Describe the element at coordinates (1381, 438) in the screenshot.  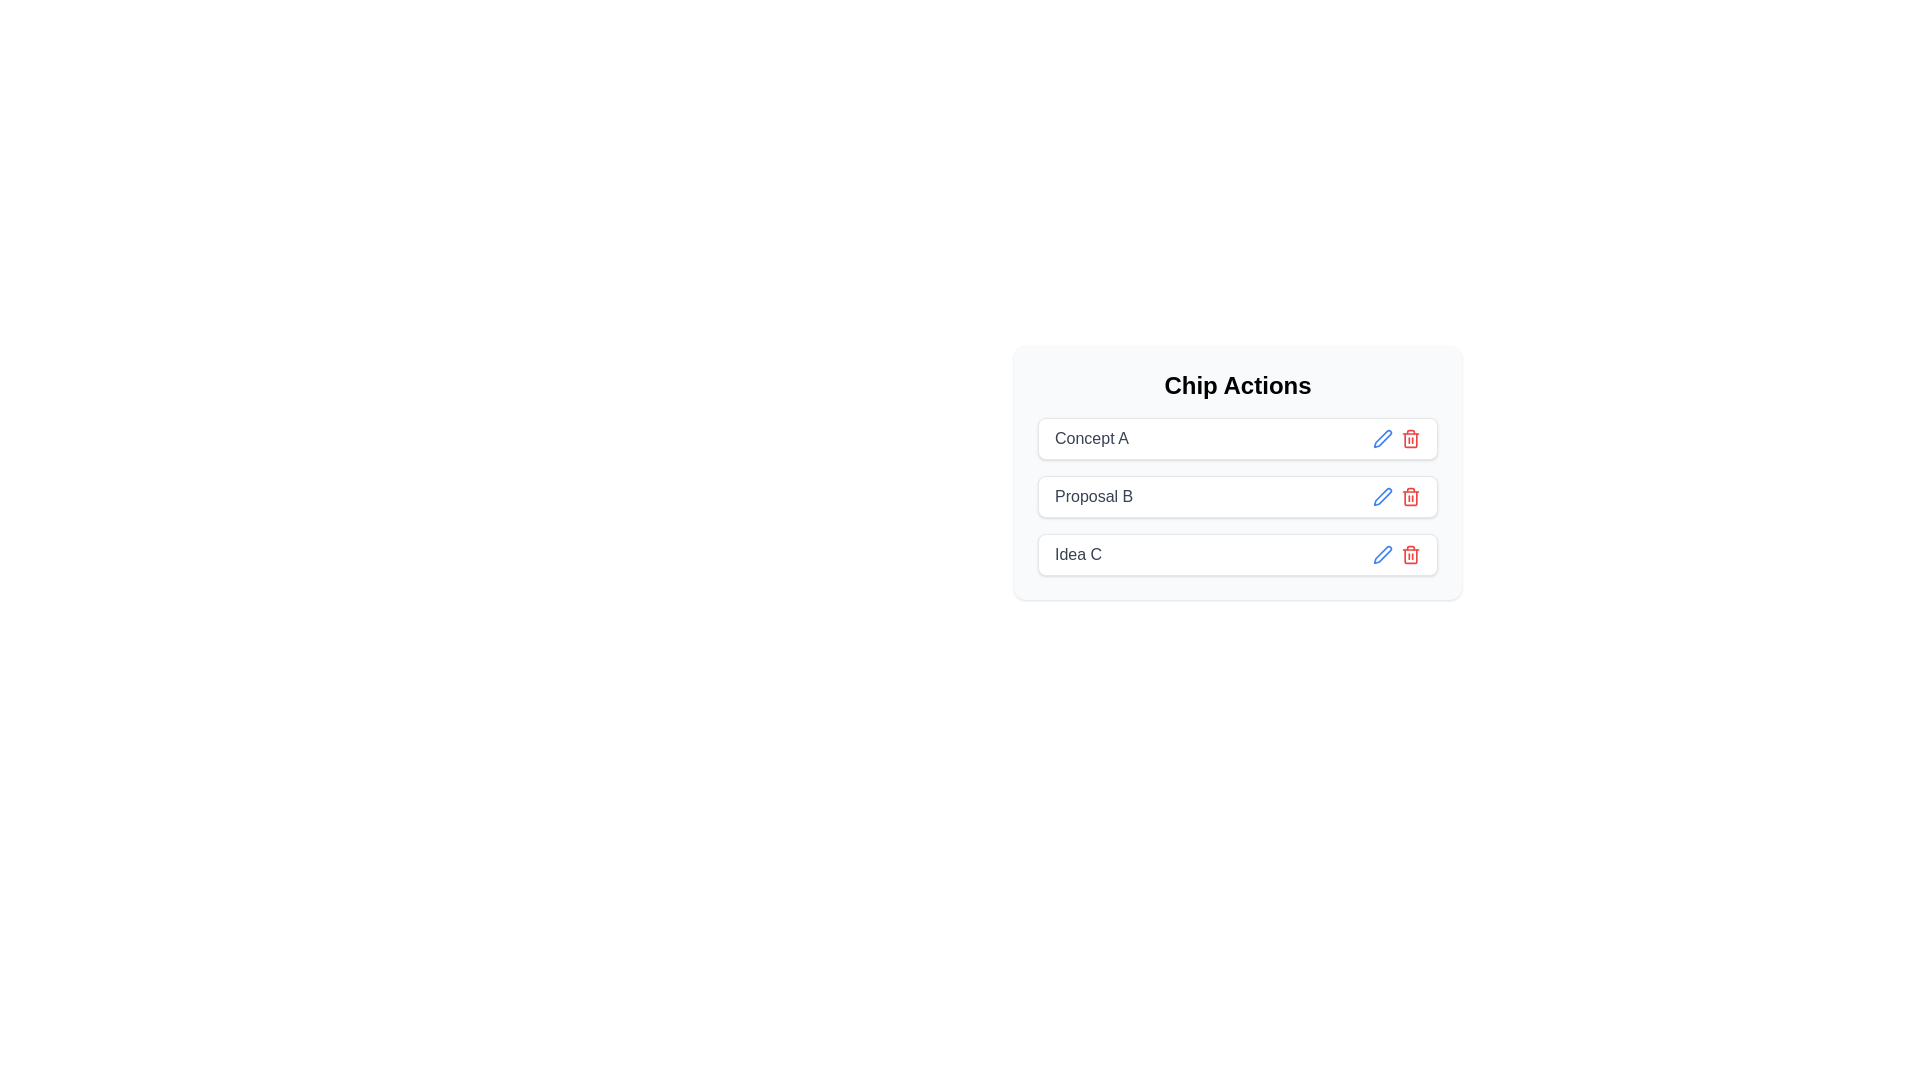
I see `the edit button next to the chip labeled Concept A` at that location.